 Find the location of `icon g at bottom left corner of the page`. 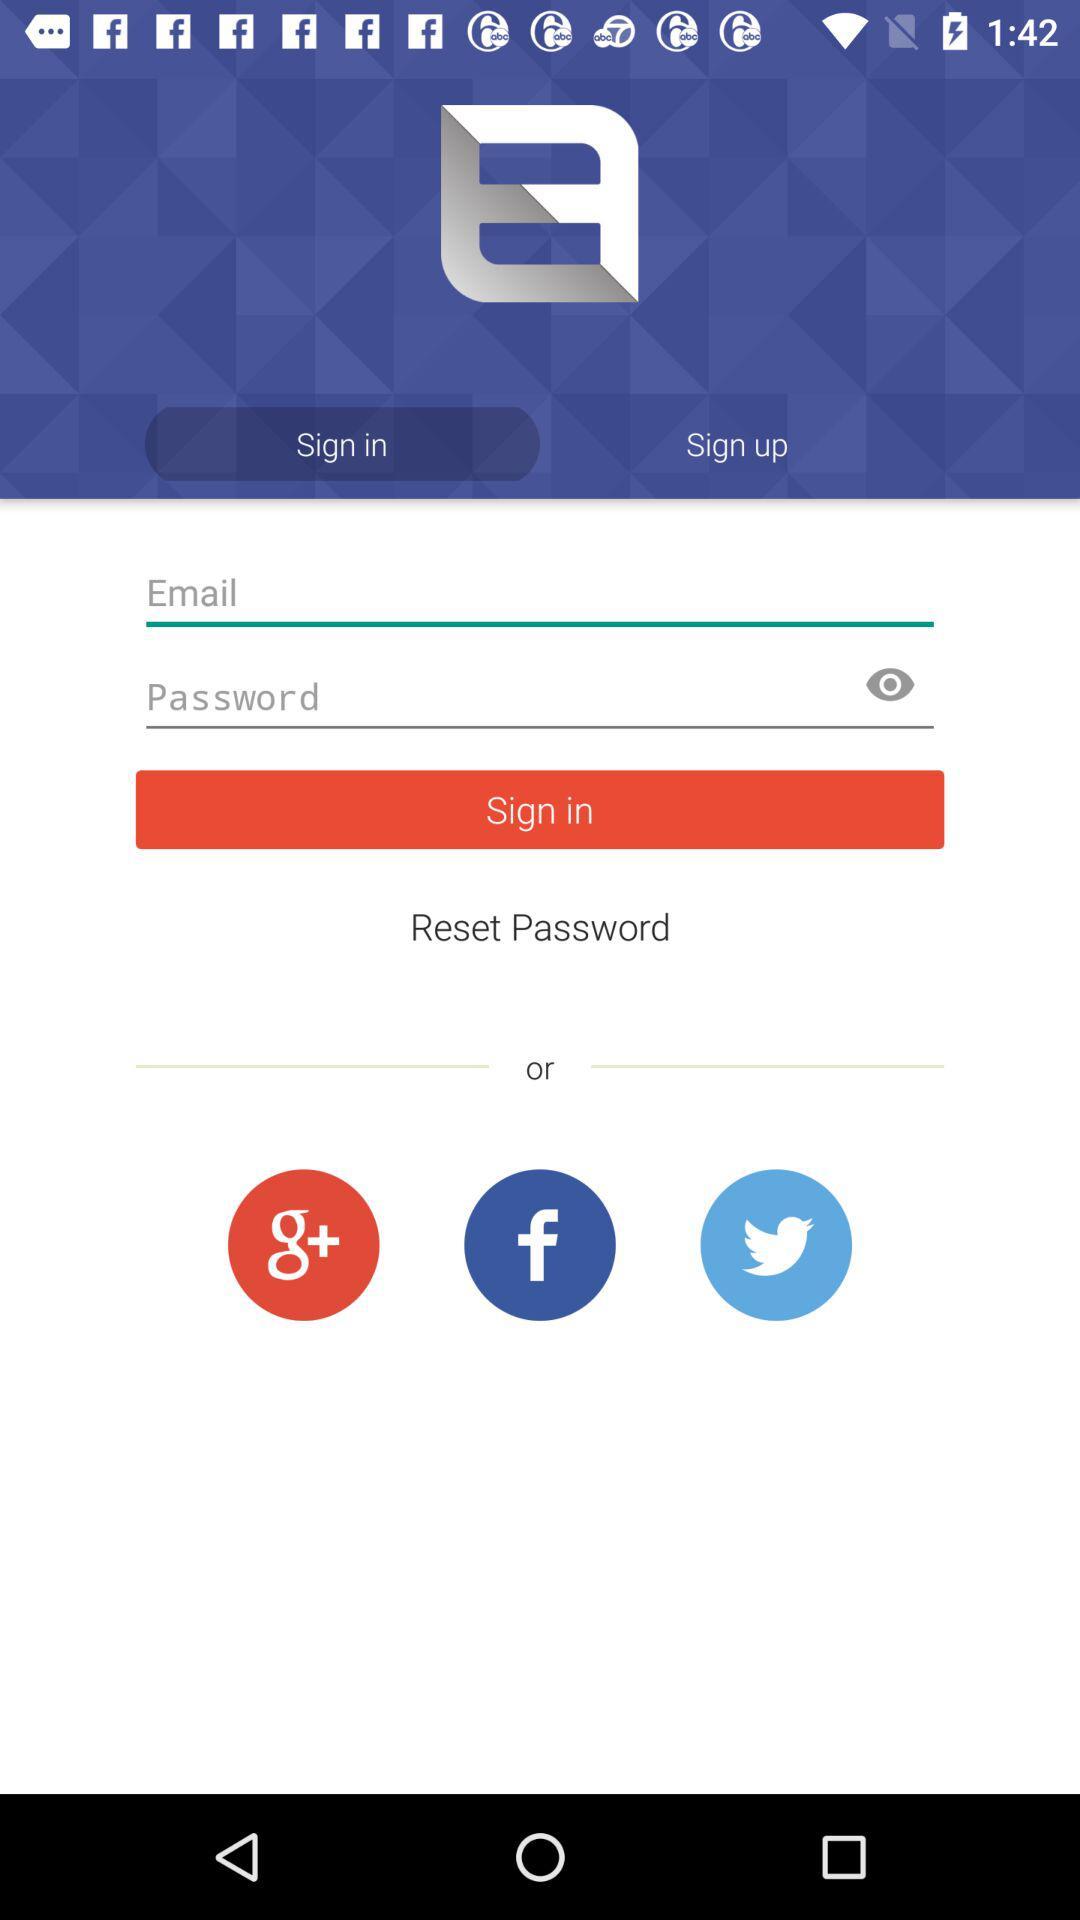

icon g at bottom left corner of the page is located at coordinates (304, 1245).